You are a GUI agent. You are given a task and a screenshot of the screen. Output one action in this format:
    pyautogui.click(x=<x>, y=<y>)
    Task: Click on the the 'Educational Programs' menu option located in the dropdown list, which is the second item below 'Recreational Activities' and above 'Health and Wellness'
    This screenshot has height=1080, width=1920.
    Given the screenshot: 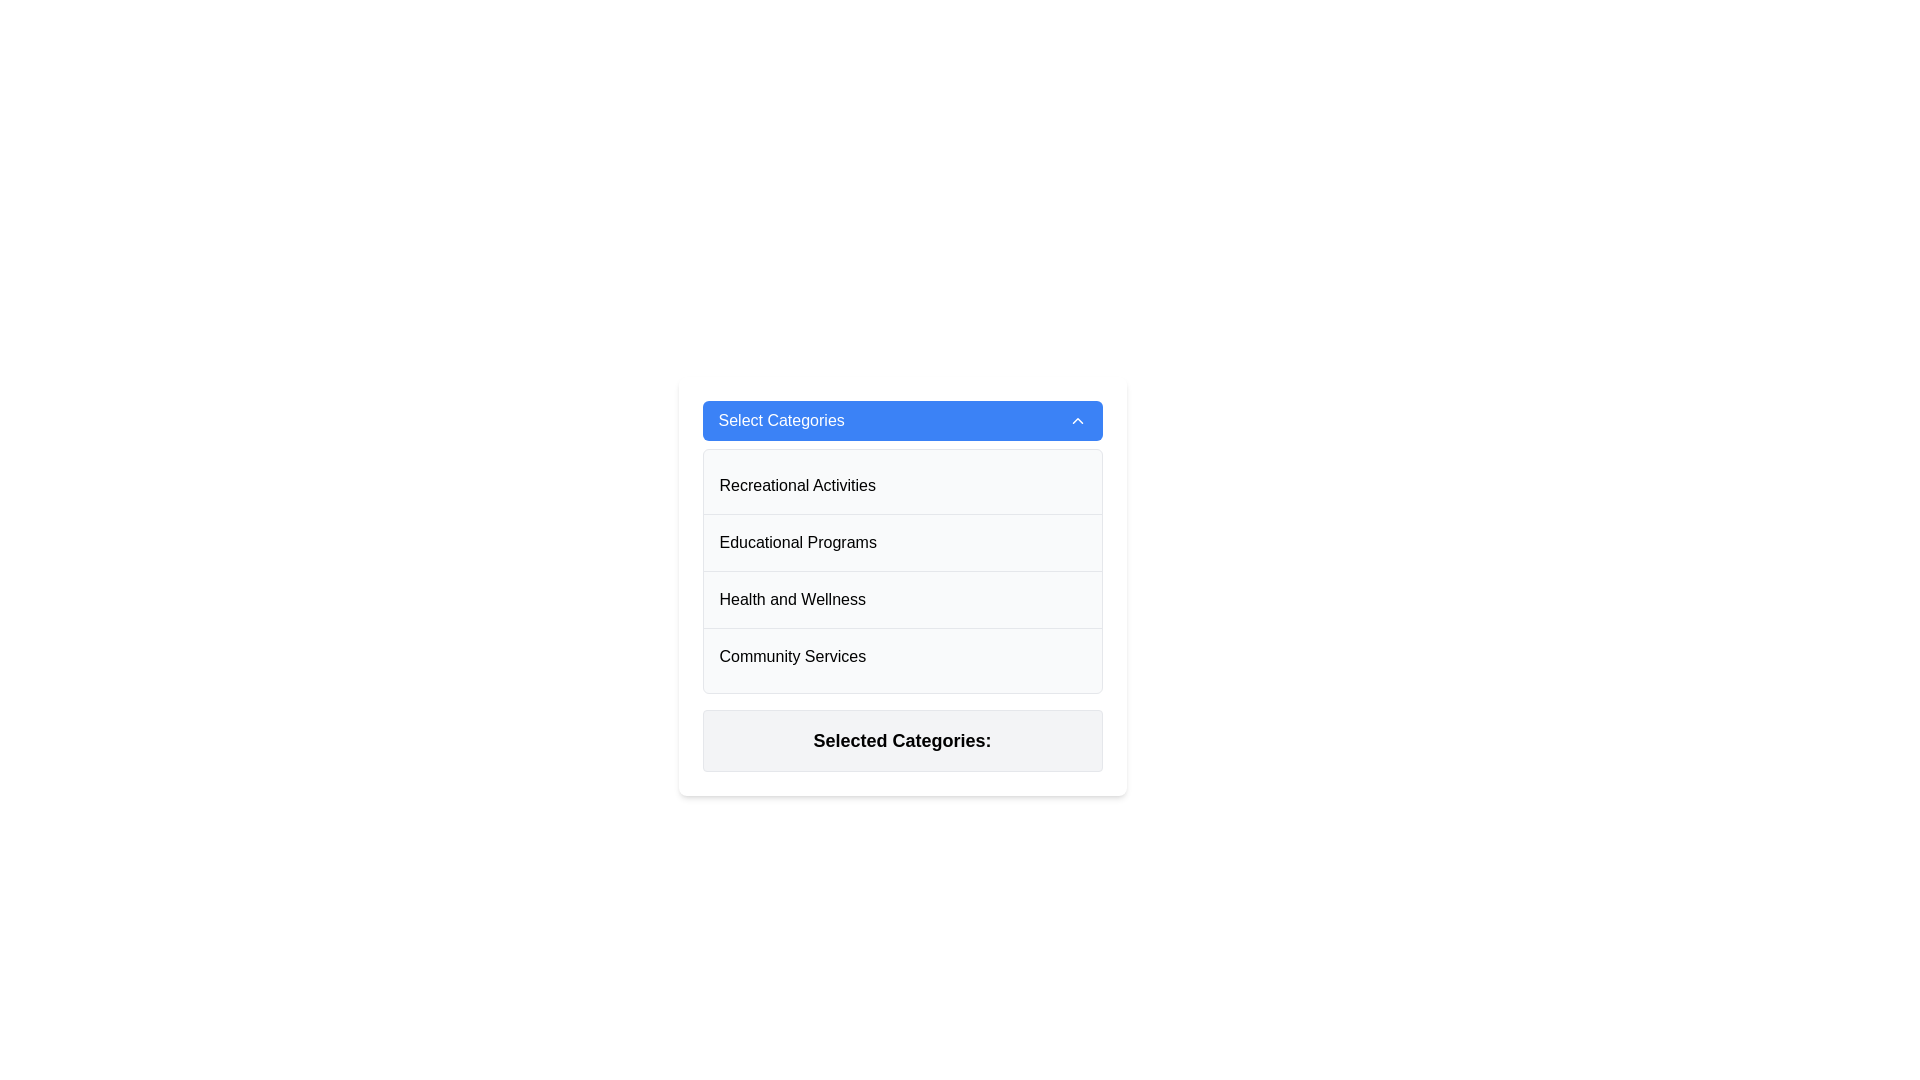 What is the action you would take?
    pyautogui.click(x=901, y=571)
    